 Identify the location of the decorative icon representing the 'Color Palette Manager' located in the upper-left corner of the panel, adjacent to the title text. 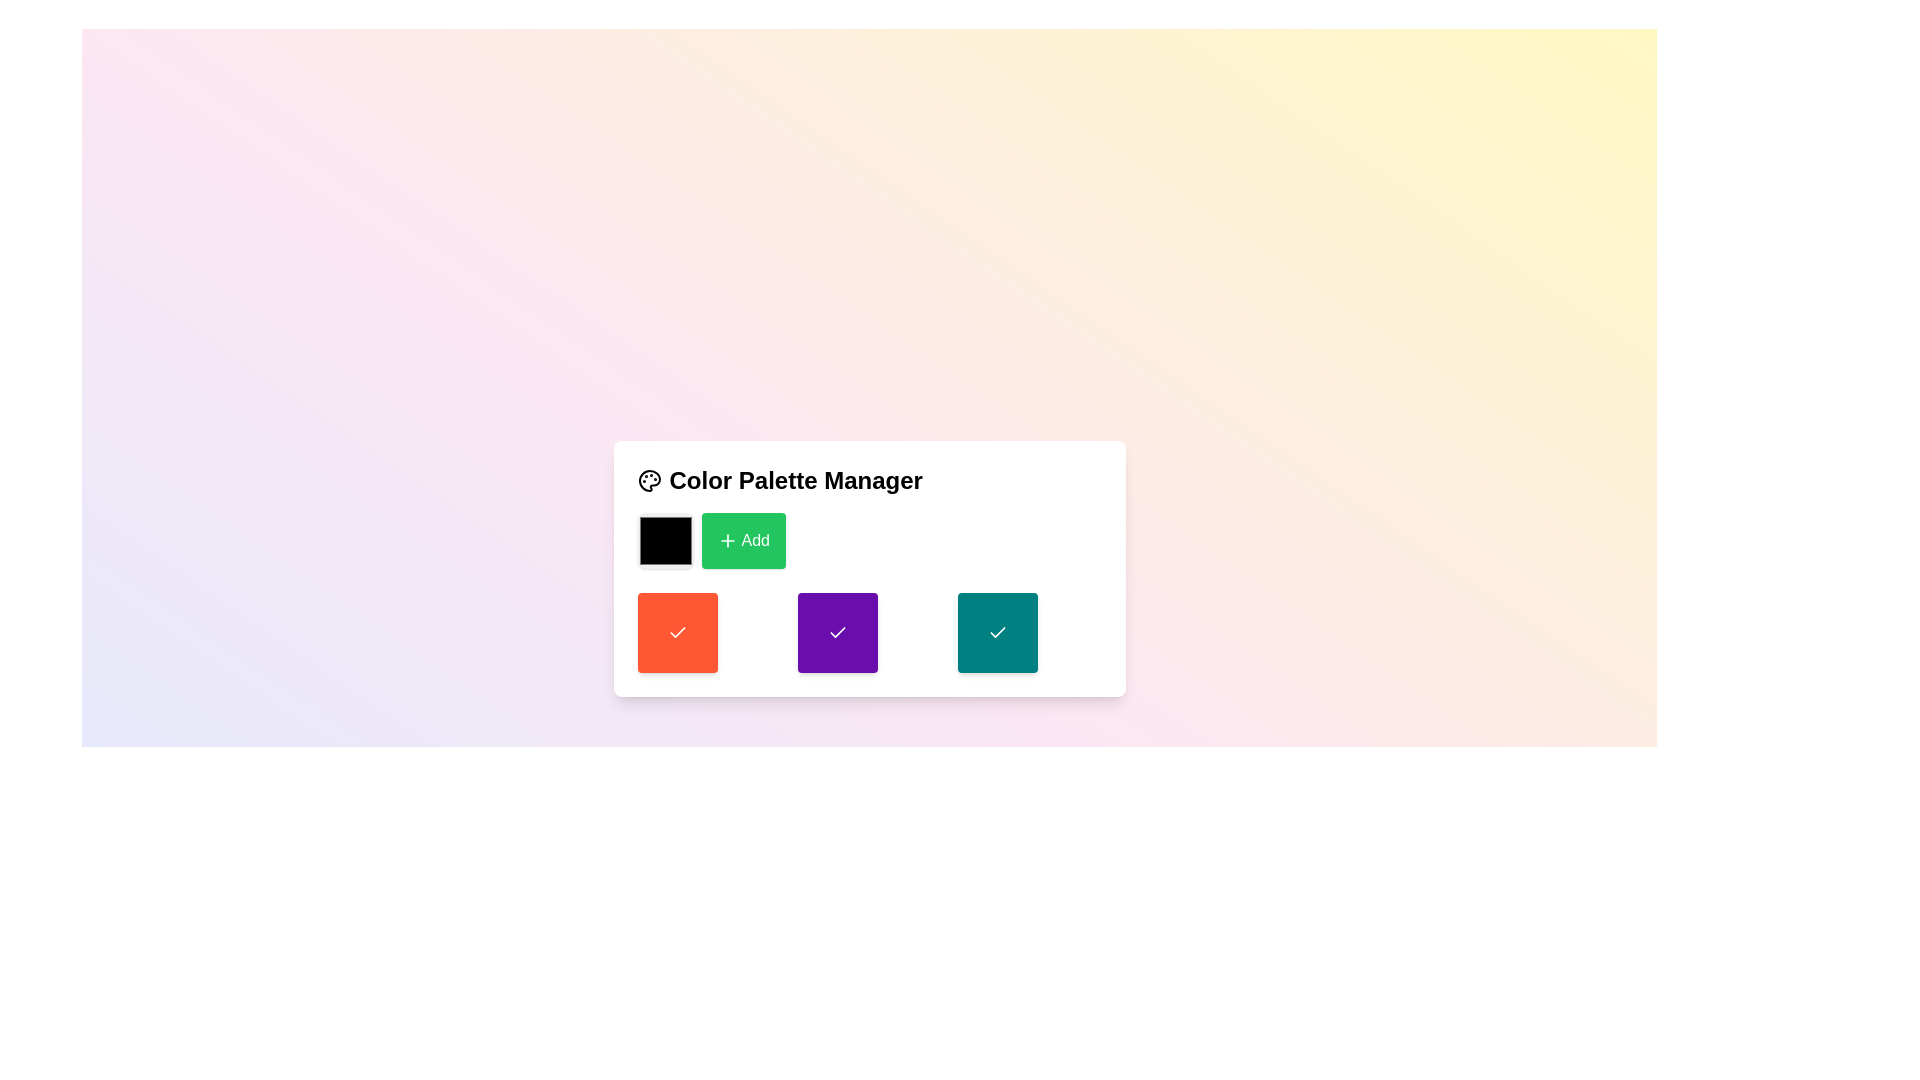
(649, 481).